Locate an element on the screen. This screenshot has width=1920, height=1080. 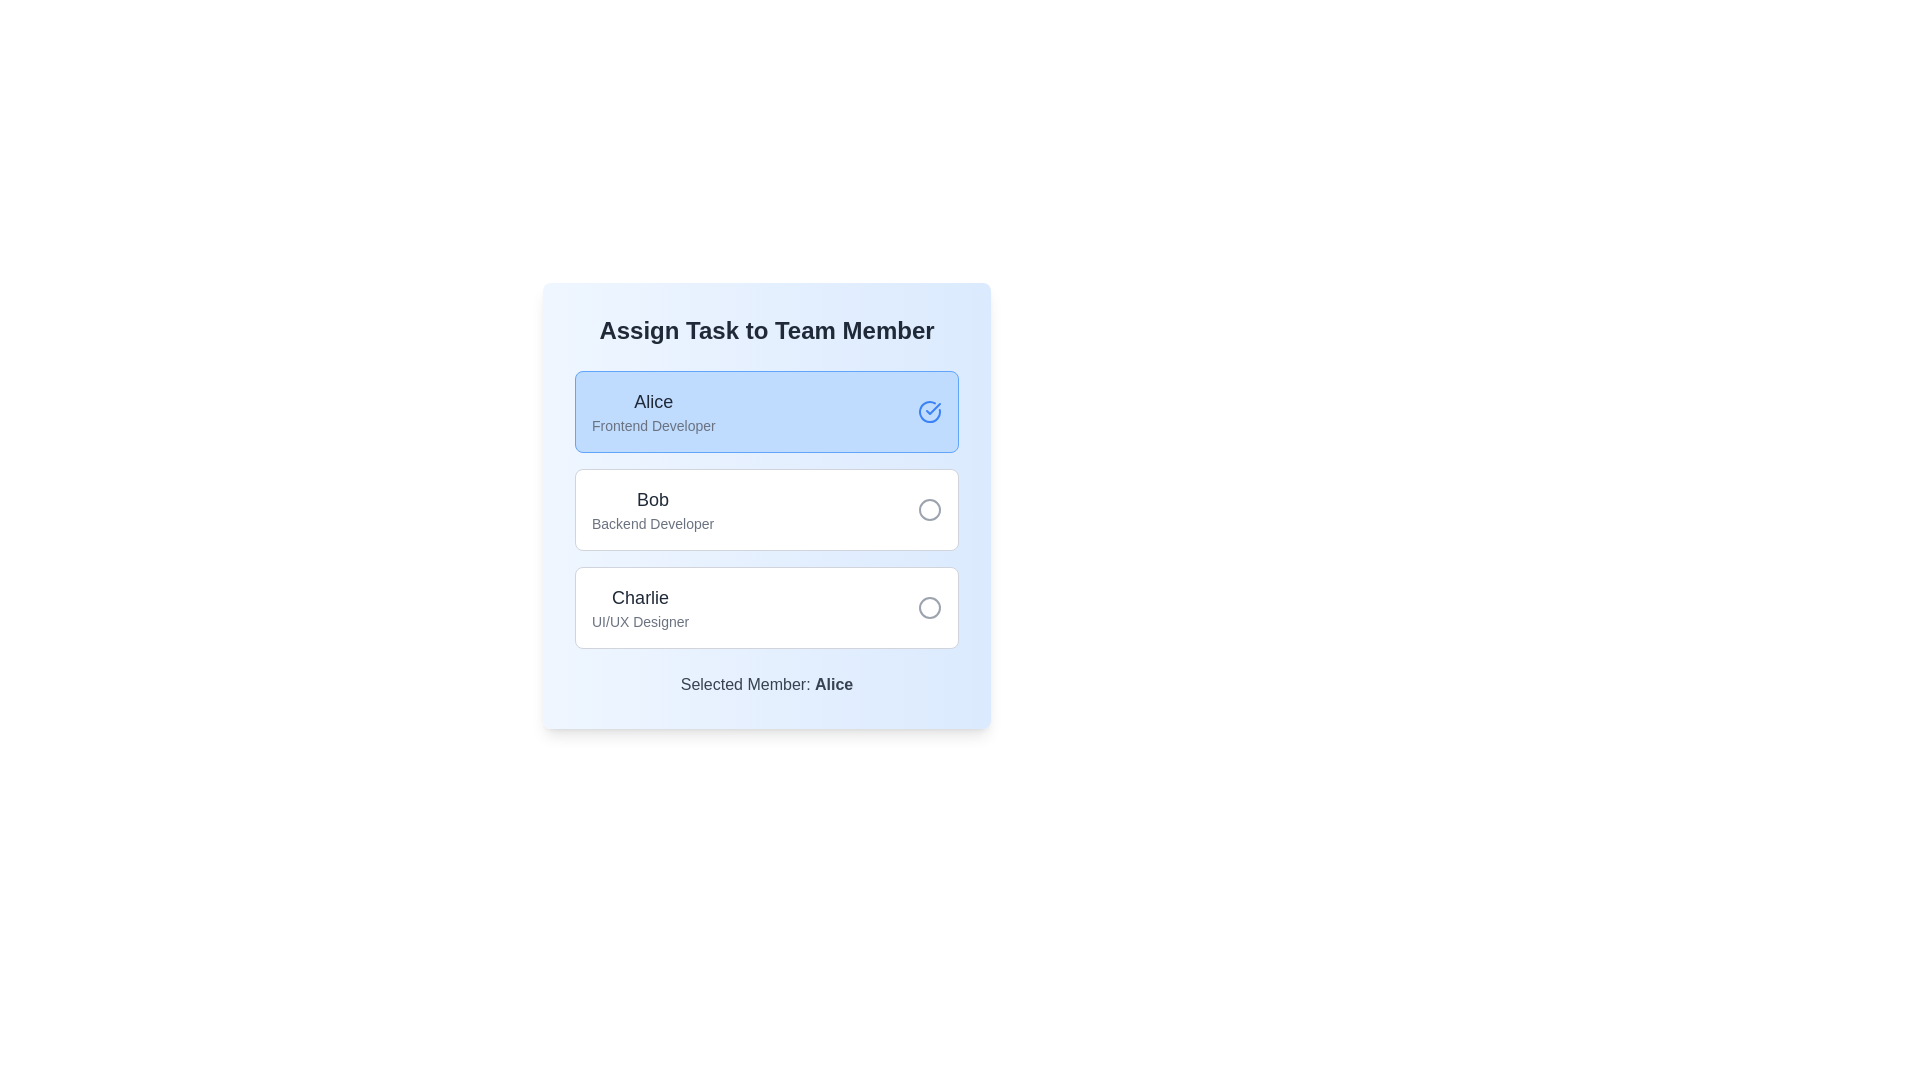
text label displaying 'Bob', which is prominently styled in dark gray and located above the role description 'Backend Developer' in the second member's section is located at coordinates (653, 499).